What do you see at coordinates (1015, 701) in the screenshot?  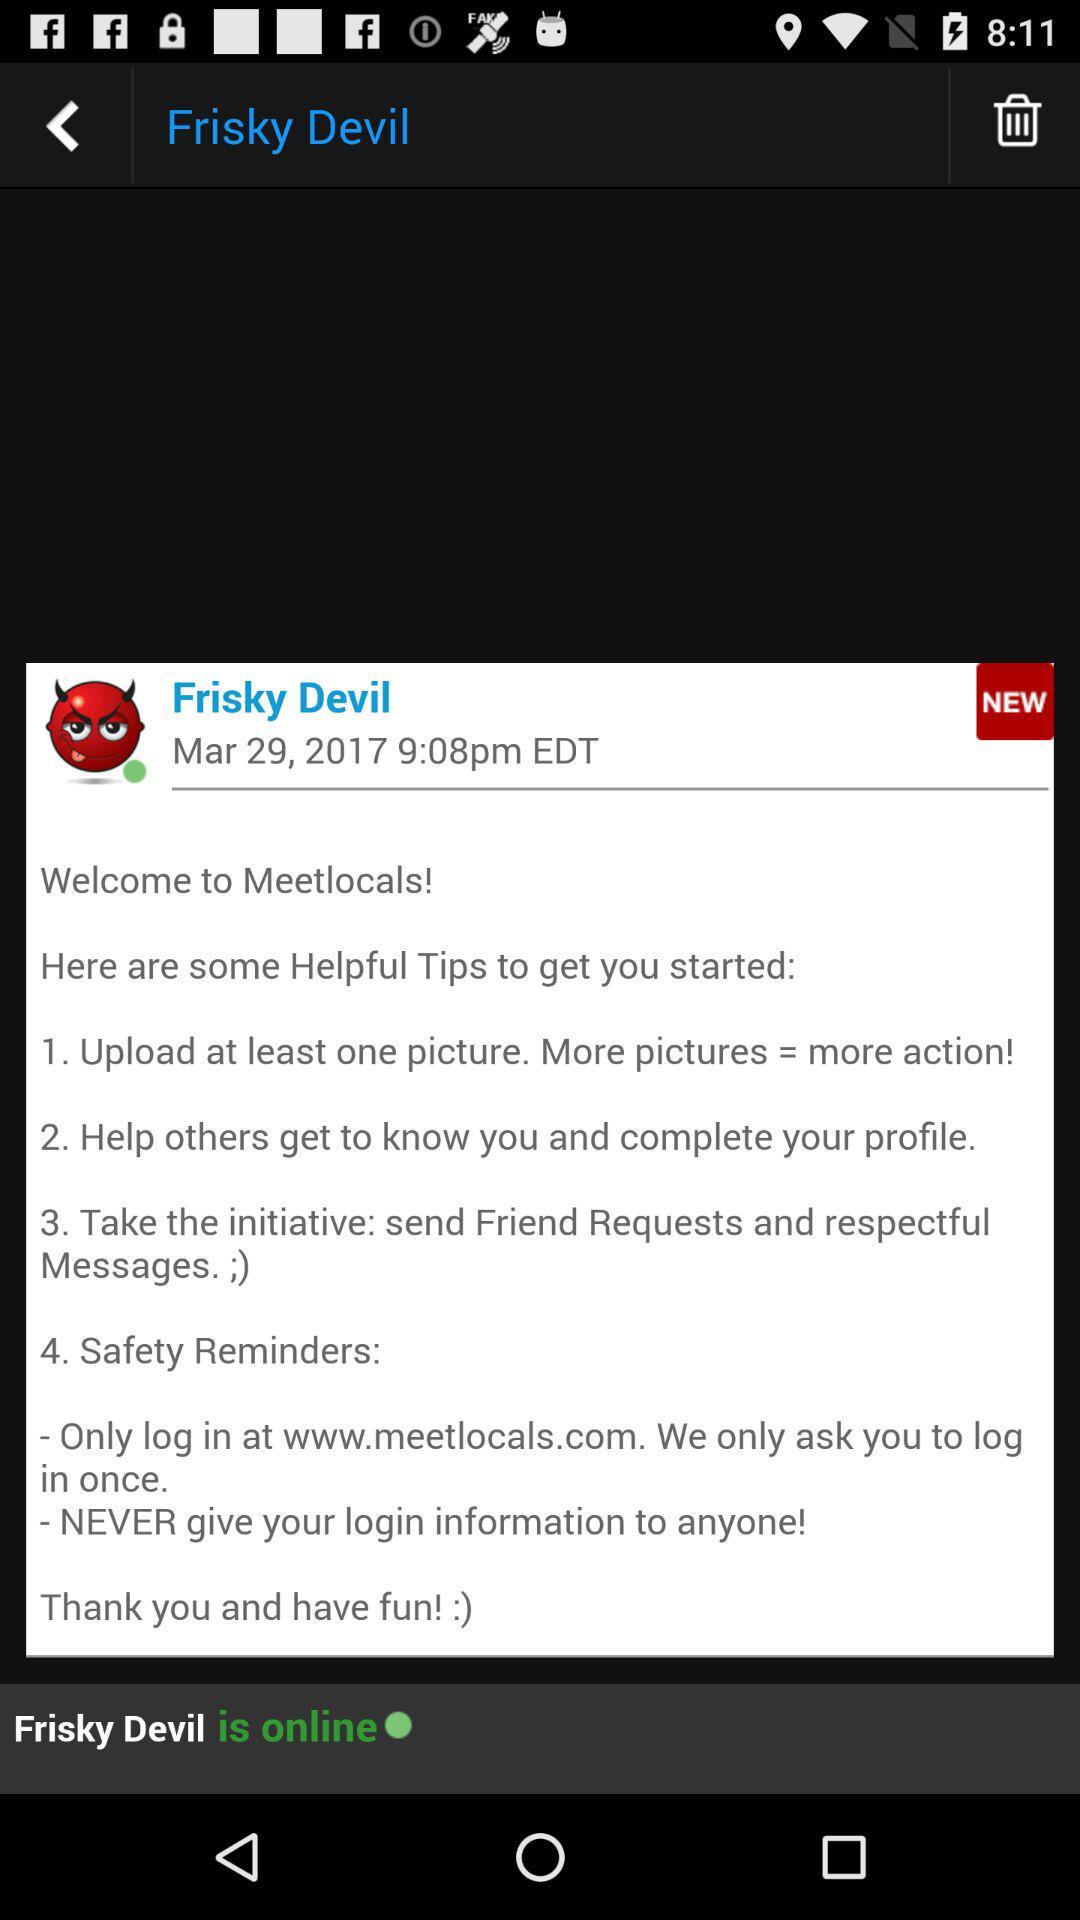 I see `icon on the right` at bounding box center [1015, 701].